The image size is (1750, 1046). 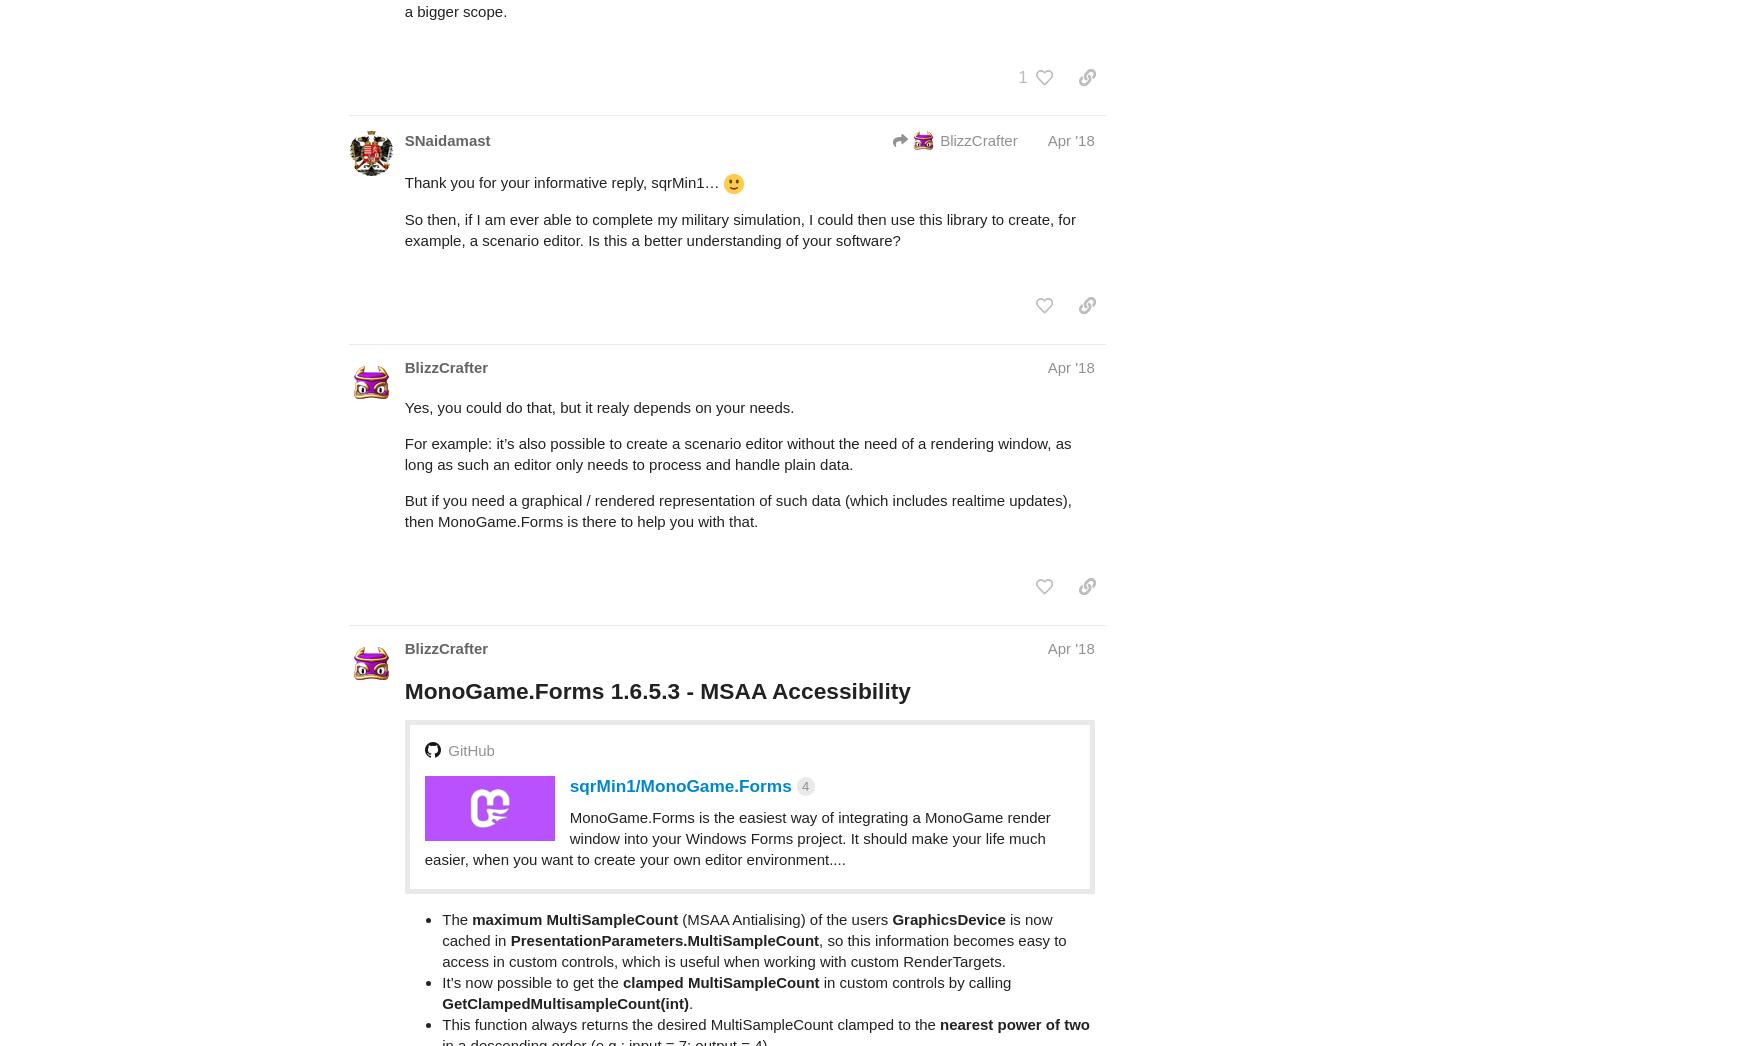 What do you see at coordinates (621, 903) in the screenshot?
I see `'clamped MultiSampleCount'` at bounding box center [621, 903].